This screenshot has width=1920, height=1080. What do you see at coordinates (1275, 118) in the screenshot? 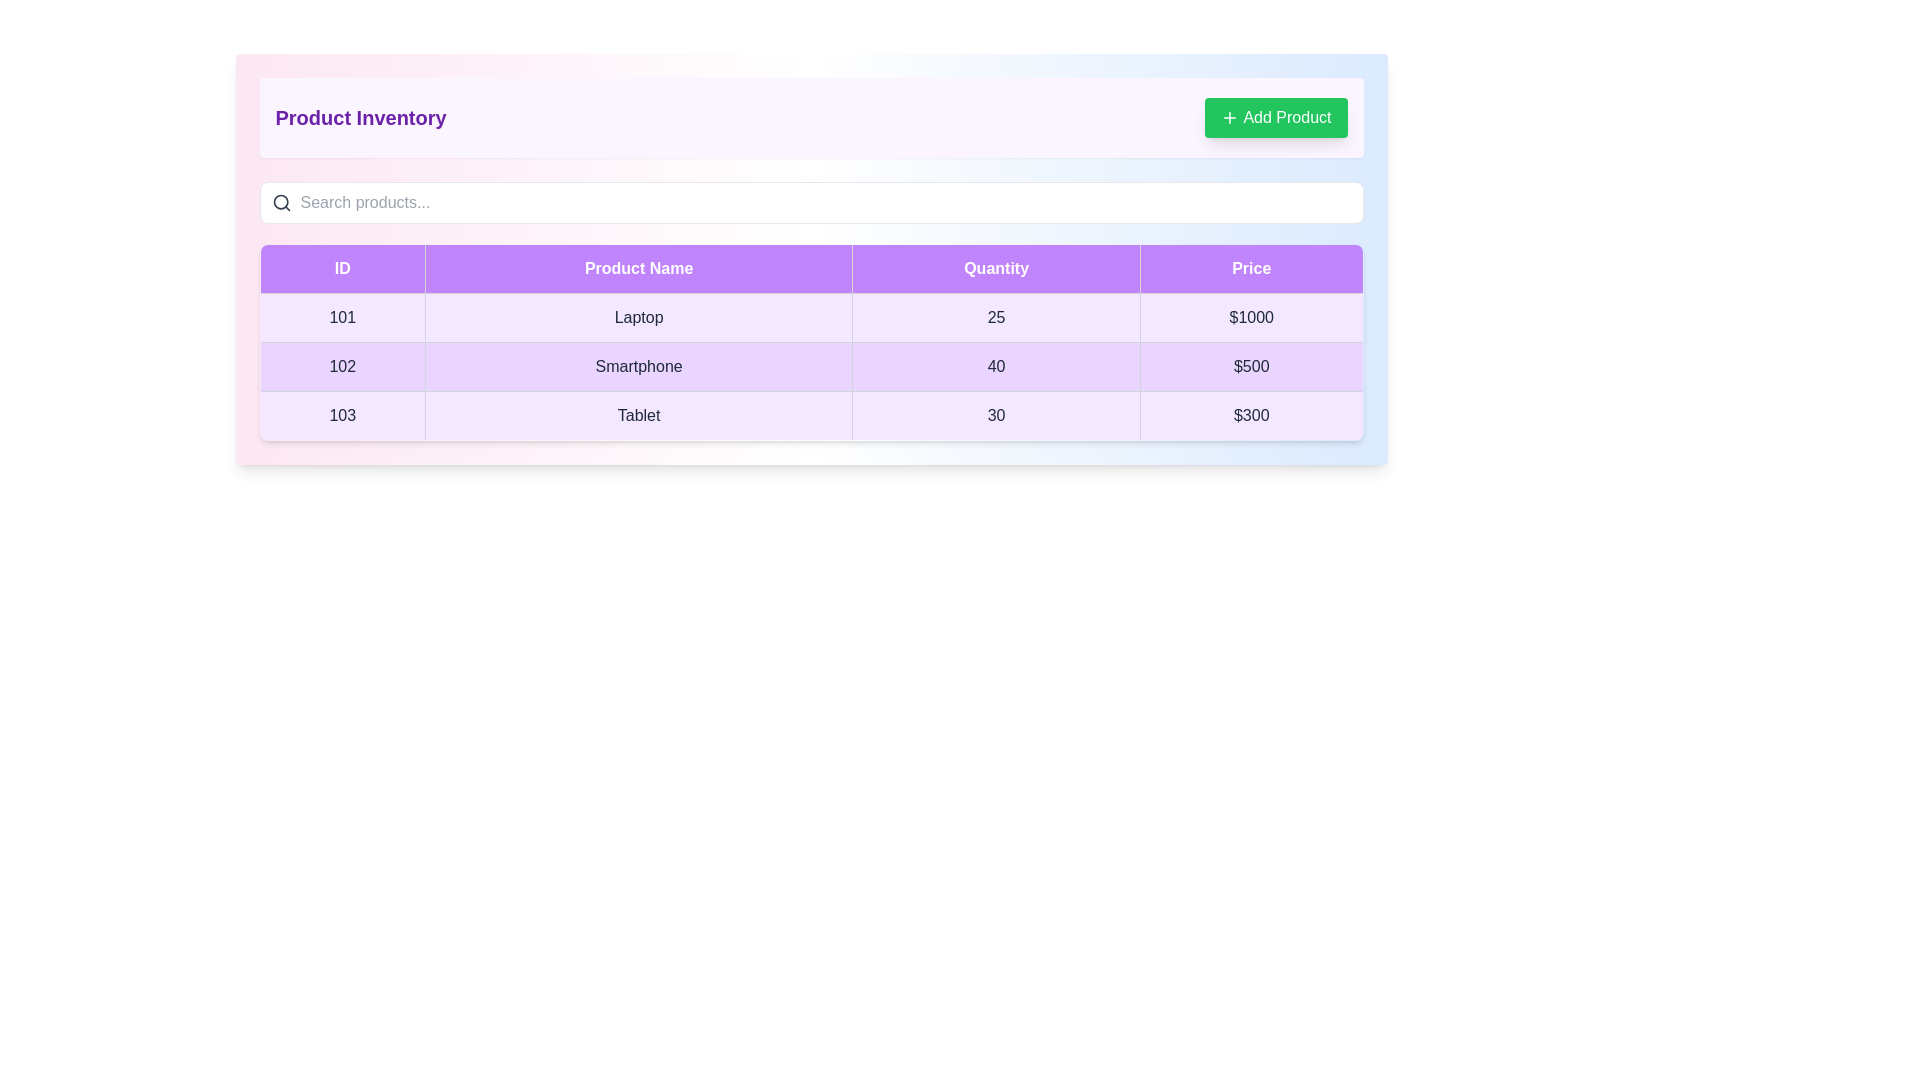
I see `the button that allows users to add new products to the inventory, located in the top-right corner adjacent to the 'Product Inventory' title` at bounding box center [1275, 118].